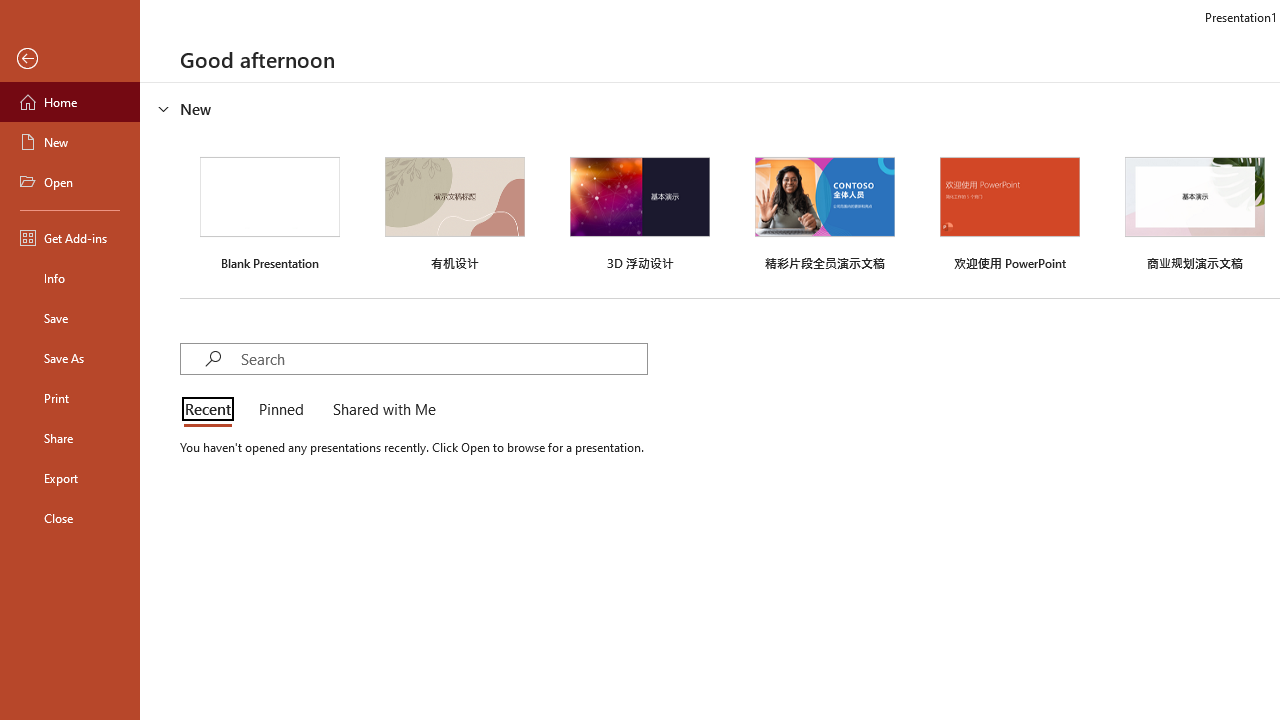 This screenshot has height=720, width=1280. Describe the element at coordinates (69, 58) in the screenshot. I see `'Back'` at that location.